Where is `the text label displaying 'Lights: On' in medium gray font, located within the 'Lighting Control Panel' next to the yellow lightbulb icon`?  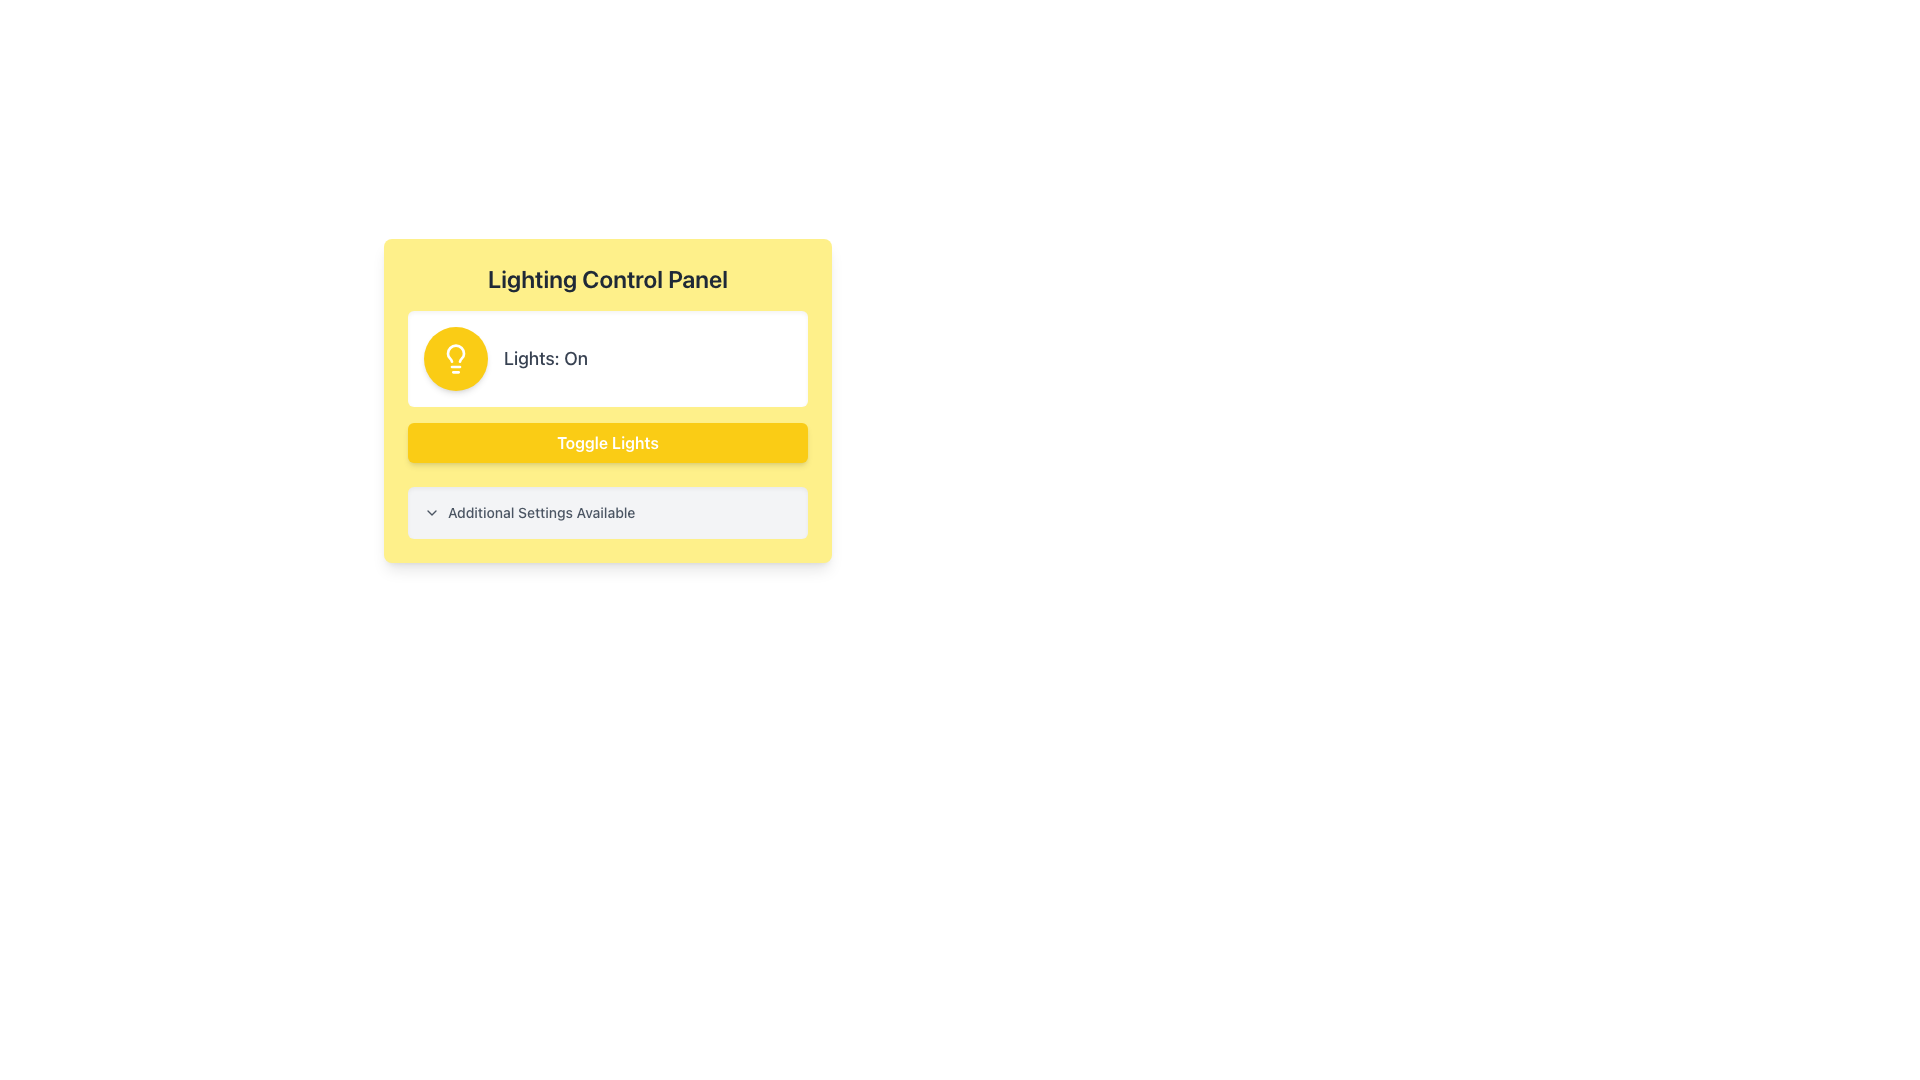
the text label displaying 'Lights: On' in medium gray font, located within the 'Lighting Control Panel' next to the yellow lightbulb icon is located at coordinates (546, 357).